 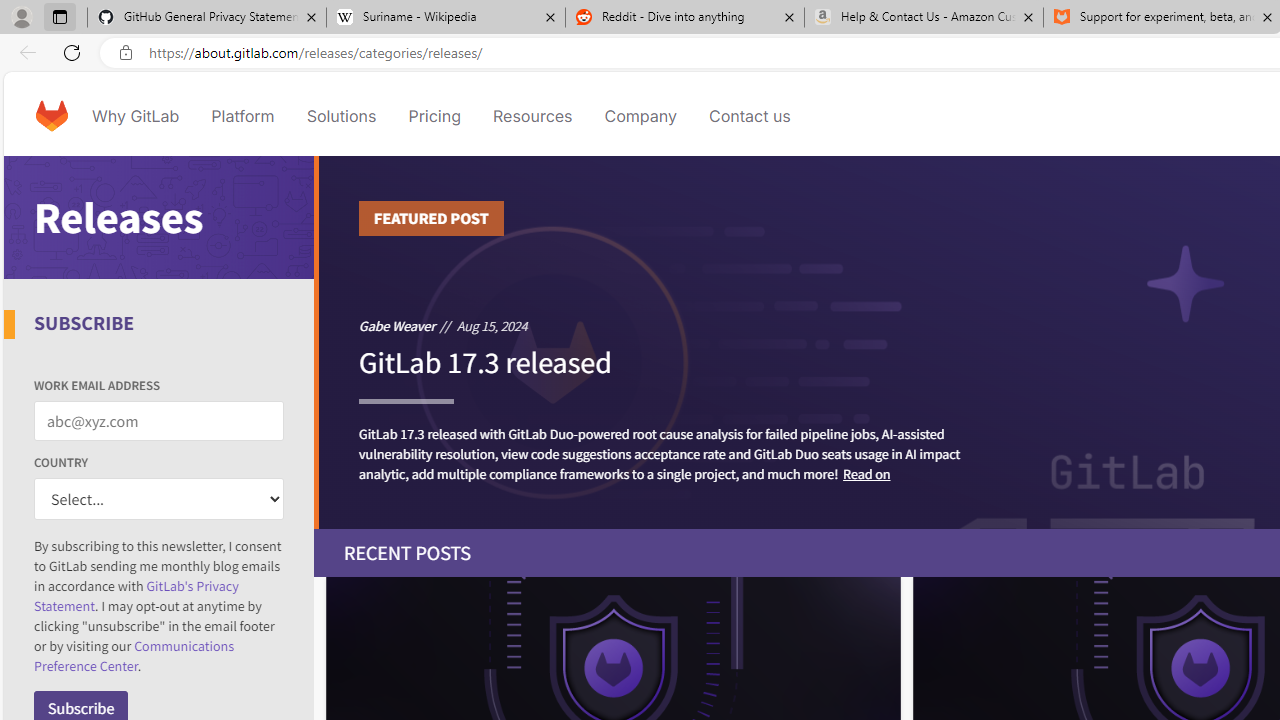 I want to click on 'Communications Preference Center', so click(x=134, y=656).